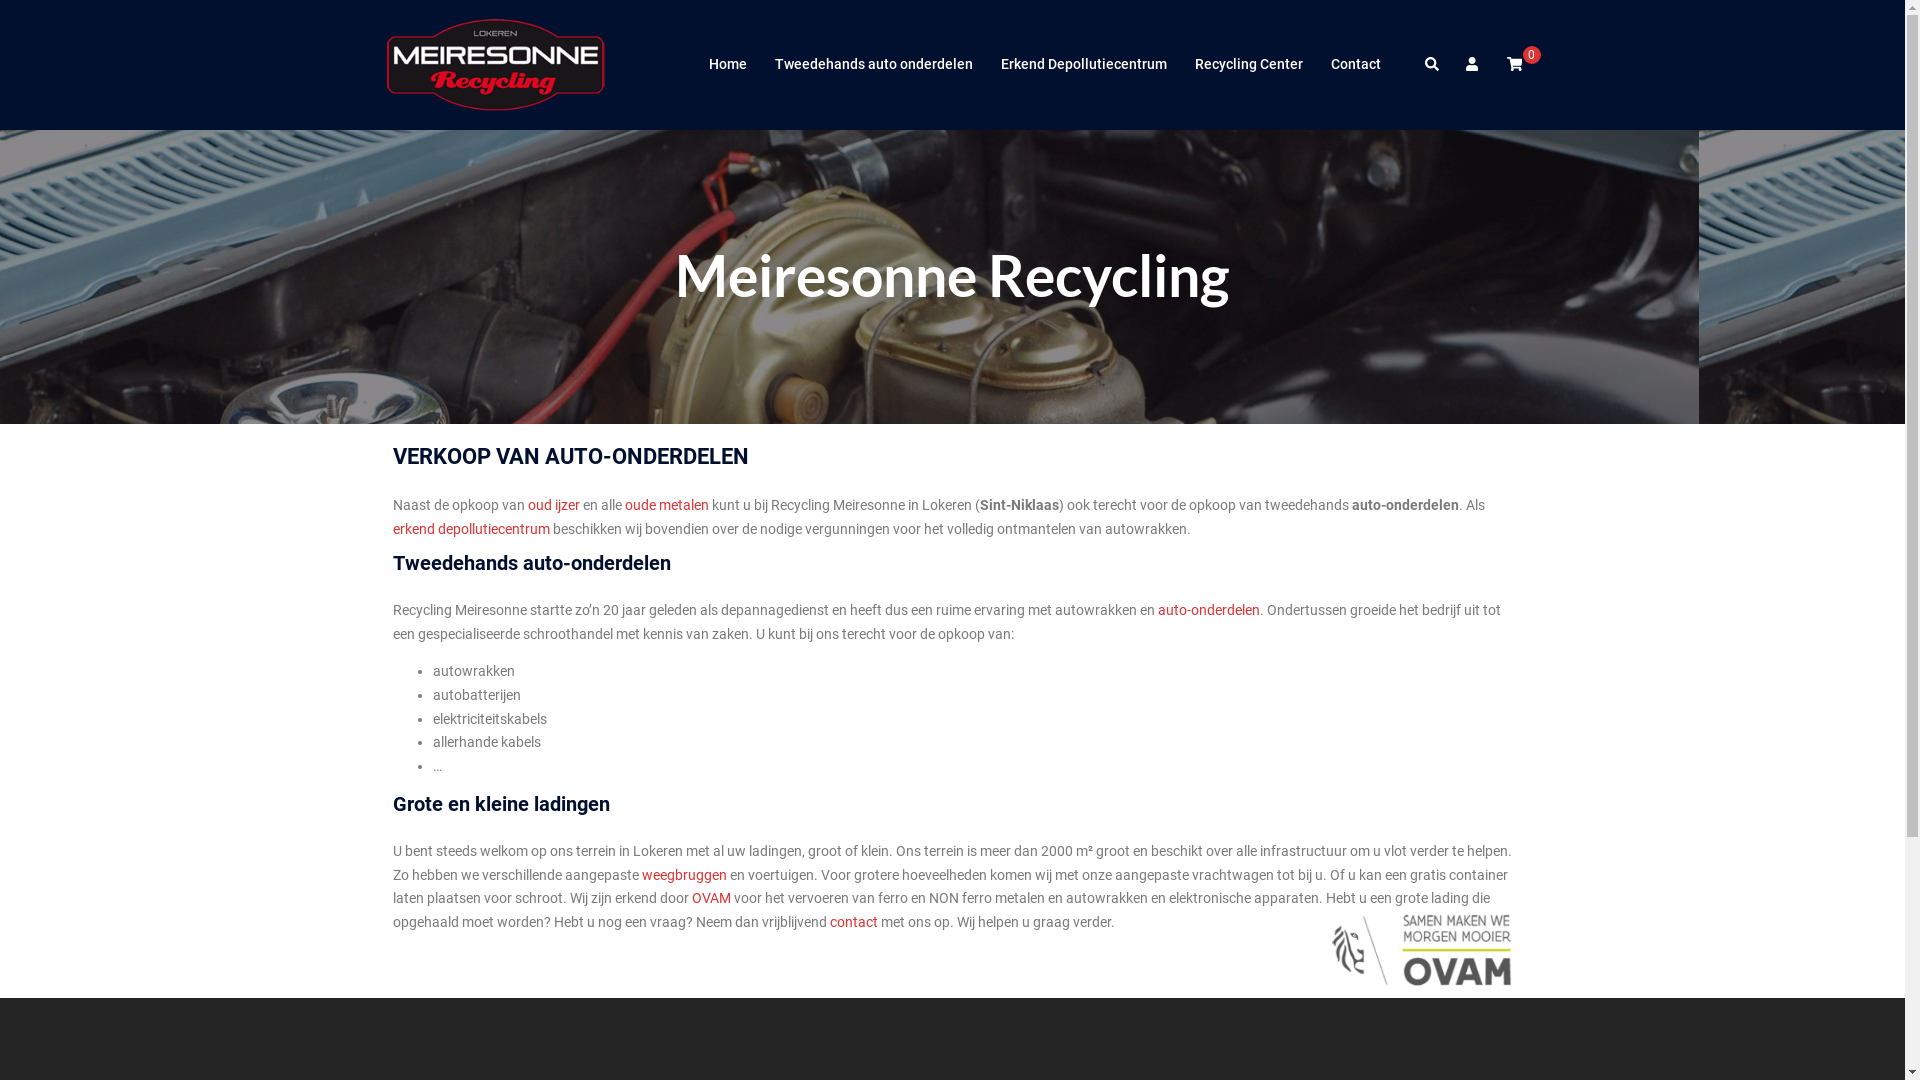 The height and width of the screenshot is (1080, 1920). Describe the element at coordinates (1473, 64) in the screenshot. I see `'Je account'` at that location.